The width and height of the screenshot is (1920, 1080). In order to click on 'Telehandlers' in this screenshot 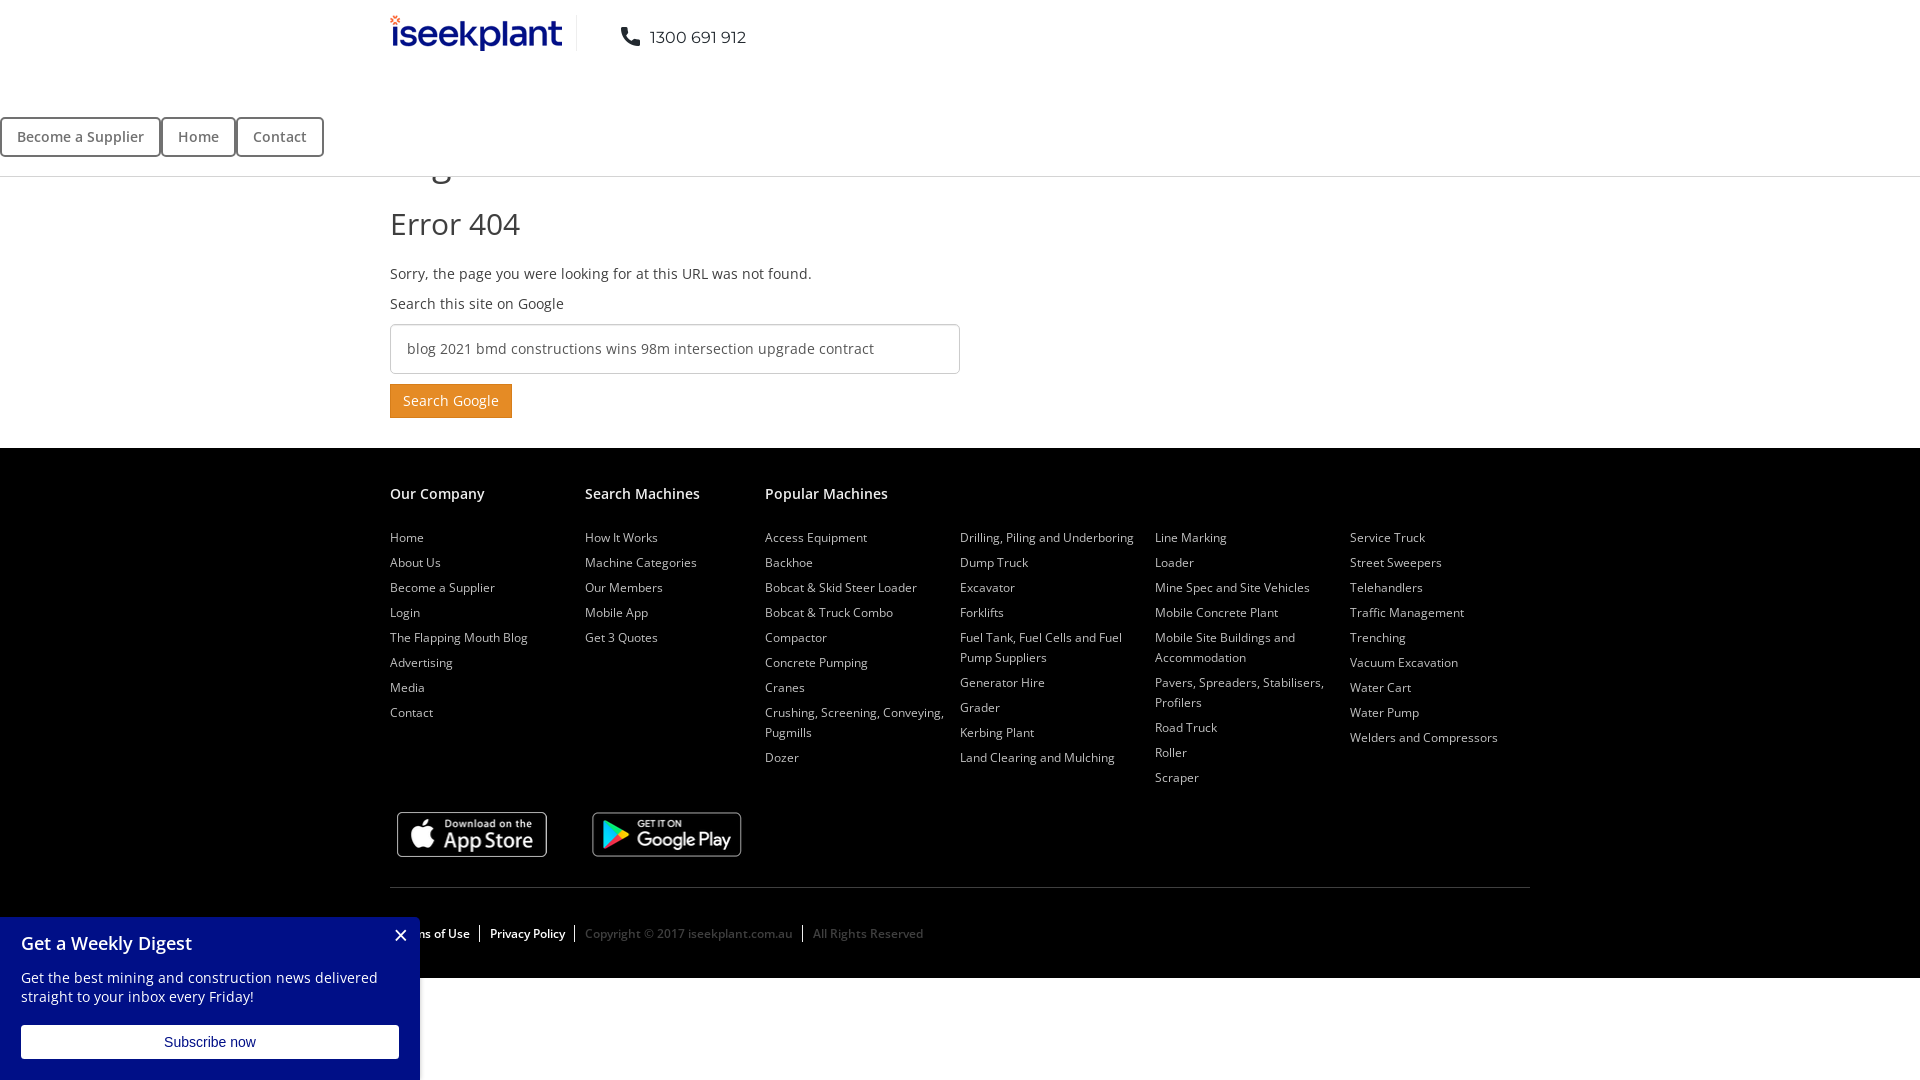, I will do `click(1385, 586)`.